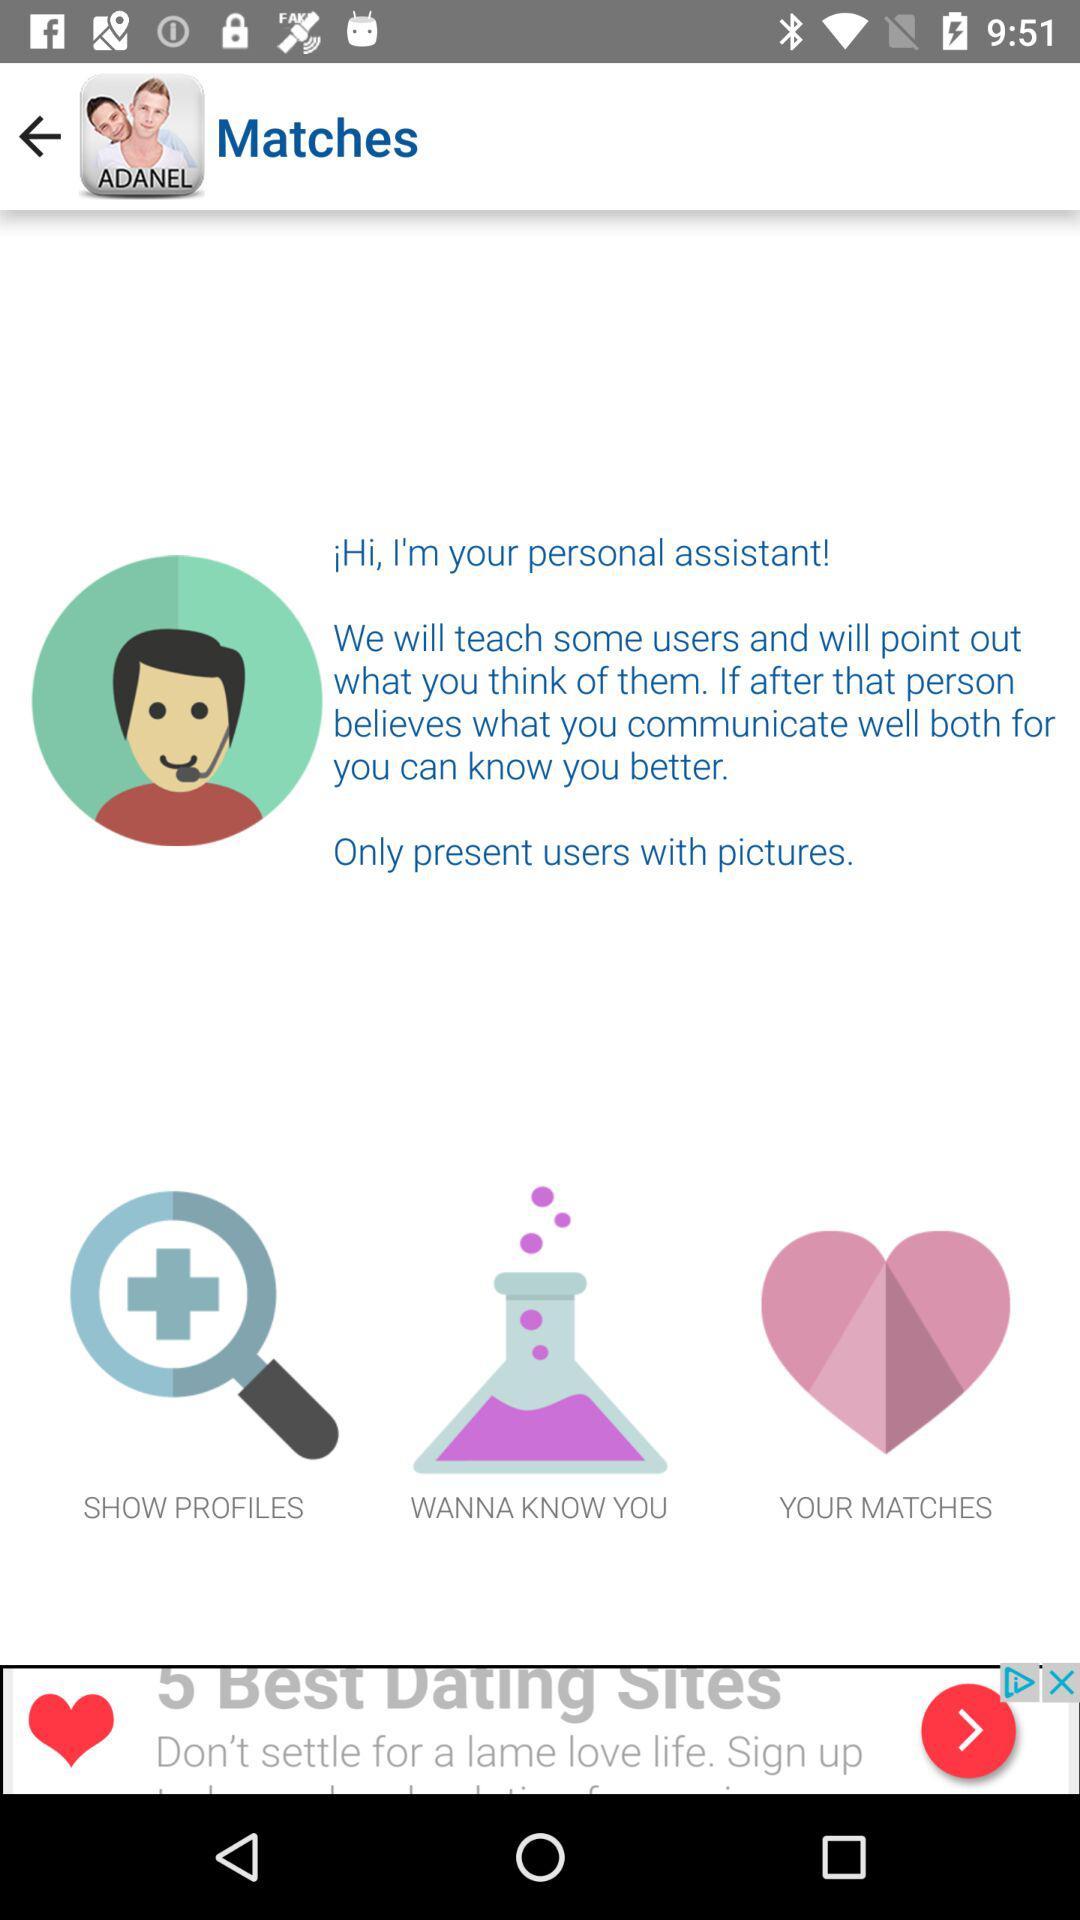 This screenshot has width=1080, height=1920. I want to click on advertisement, so click(540, 1727).